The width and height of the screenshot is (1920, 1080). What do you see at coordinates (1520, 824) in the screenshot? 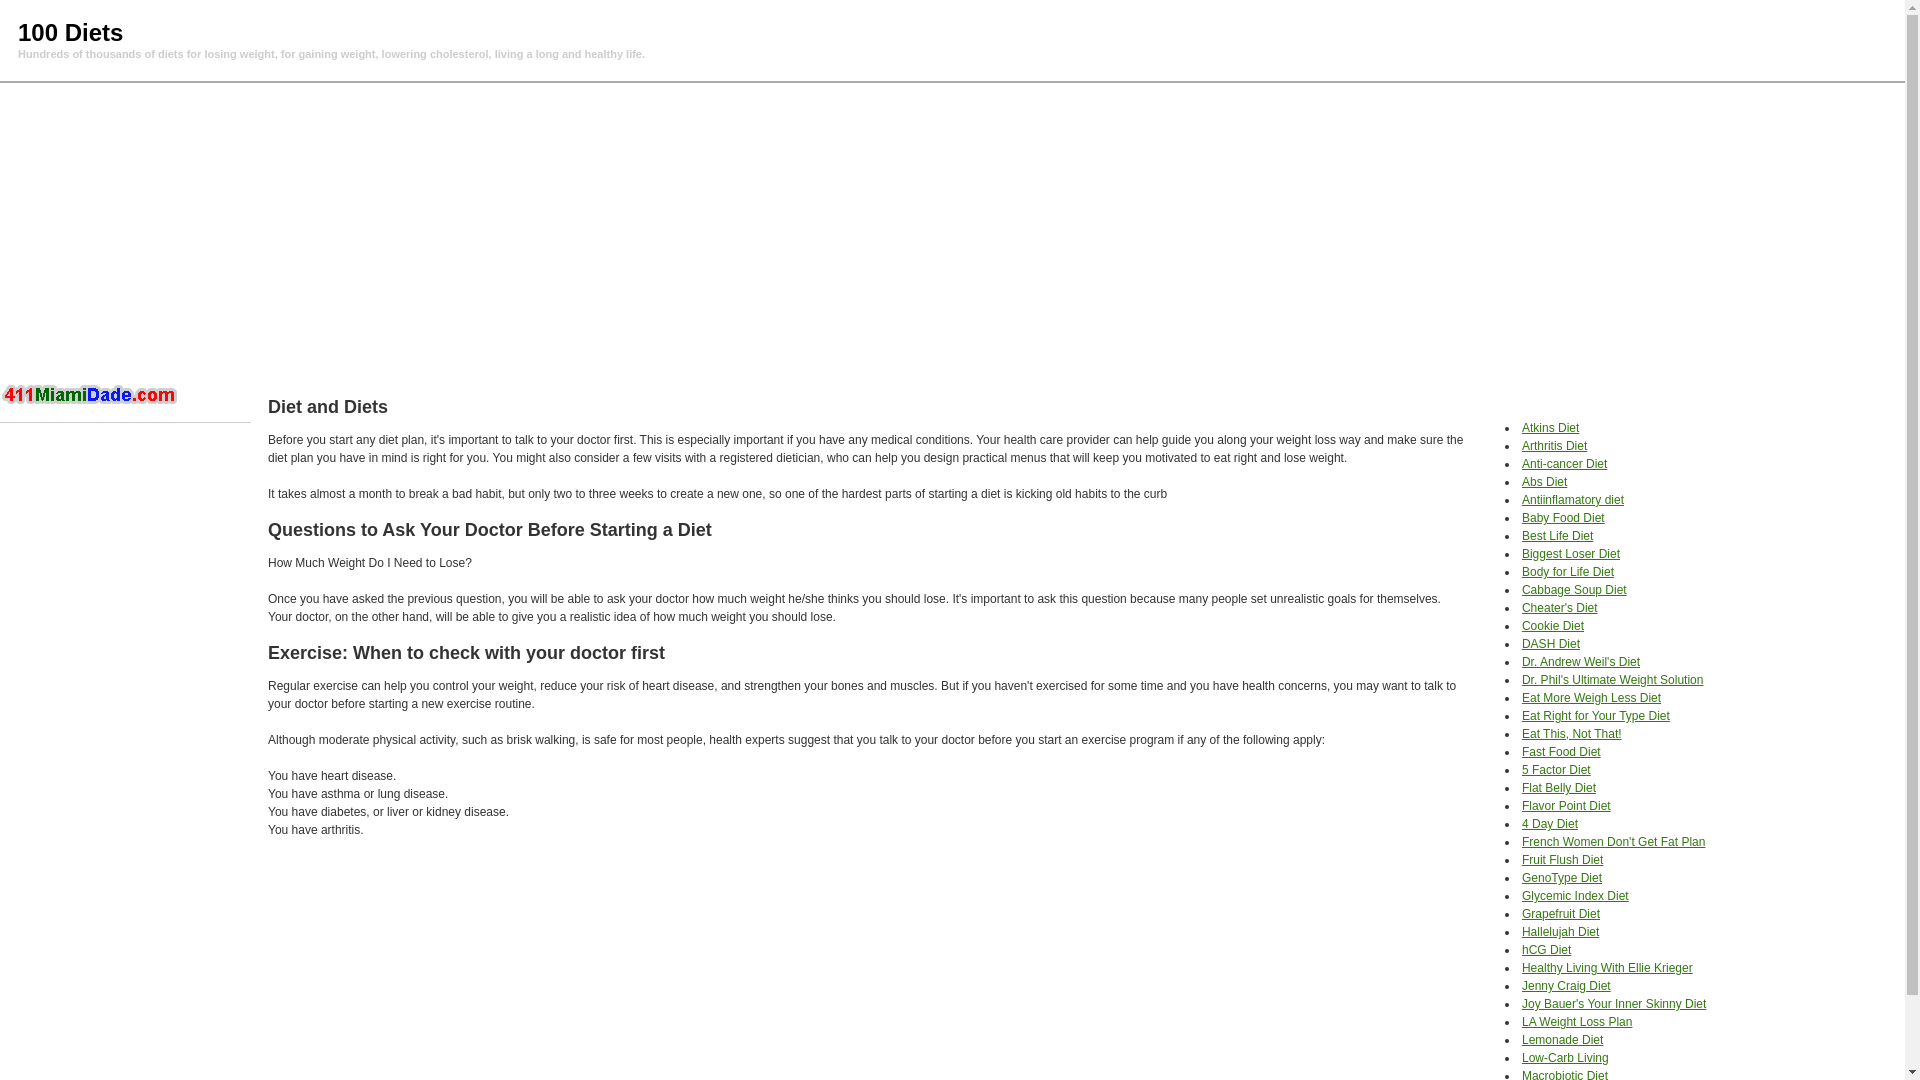
I see `'4 Day Diet'` at bounding box center [1520, 824].